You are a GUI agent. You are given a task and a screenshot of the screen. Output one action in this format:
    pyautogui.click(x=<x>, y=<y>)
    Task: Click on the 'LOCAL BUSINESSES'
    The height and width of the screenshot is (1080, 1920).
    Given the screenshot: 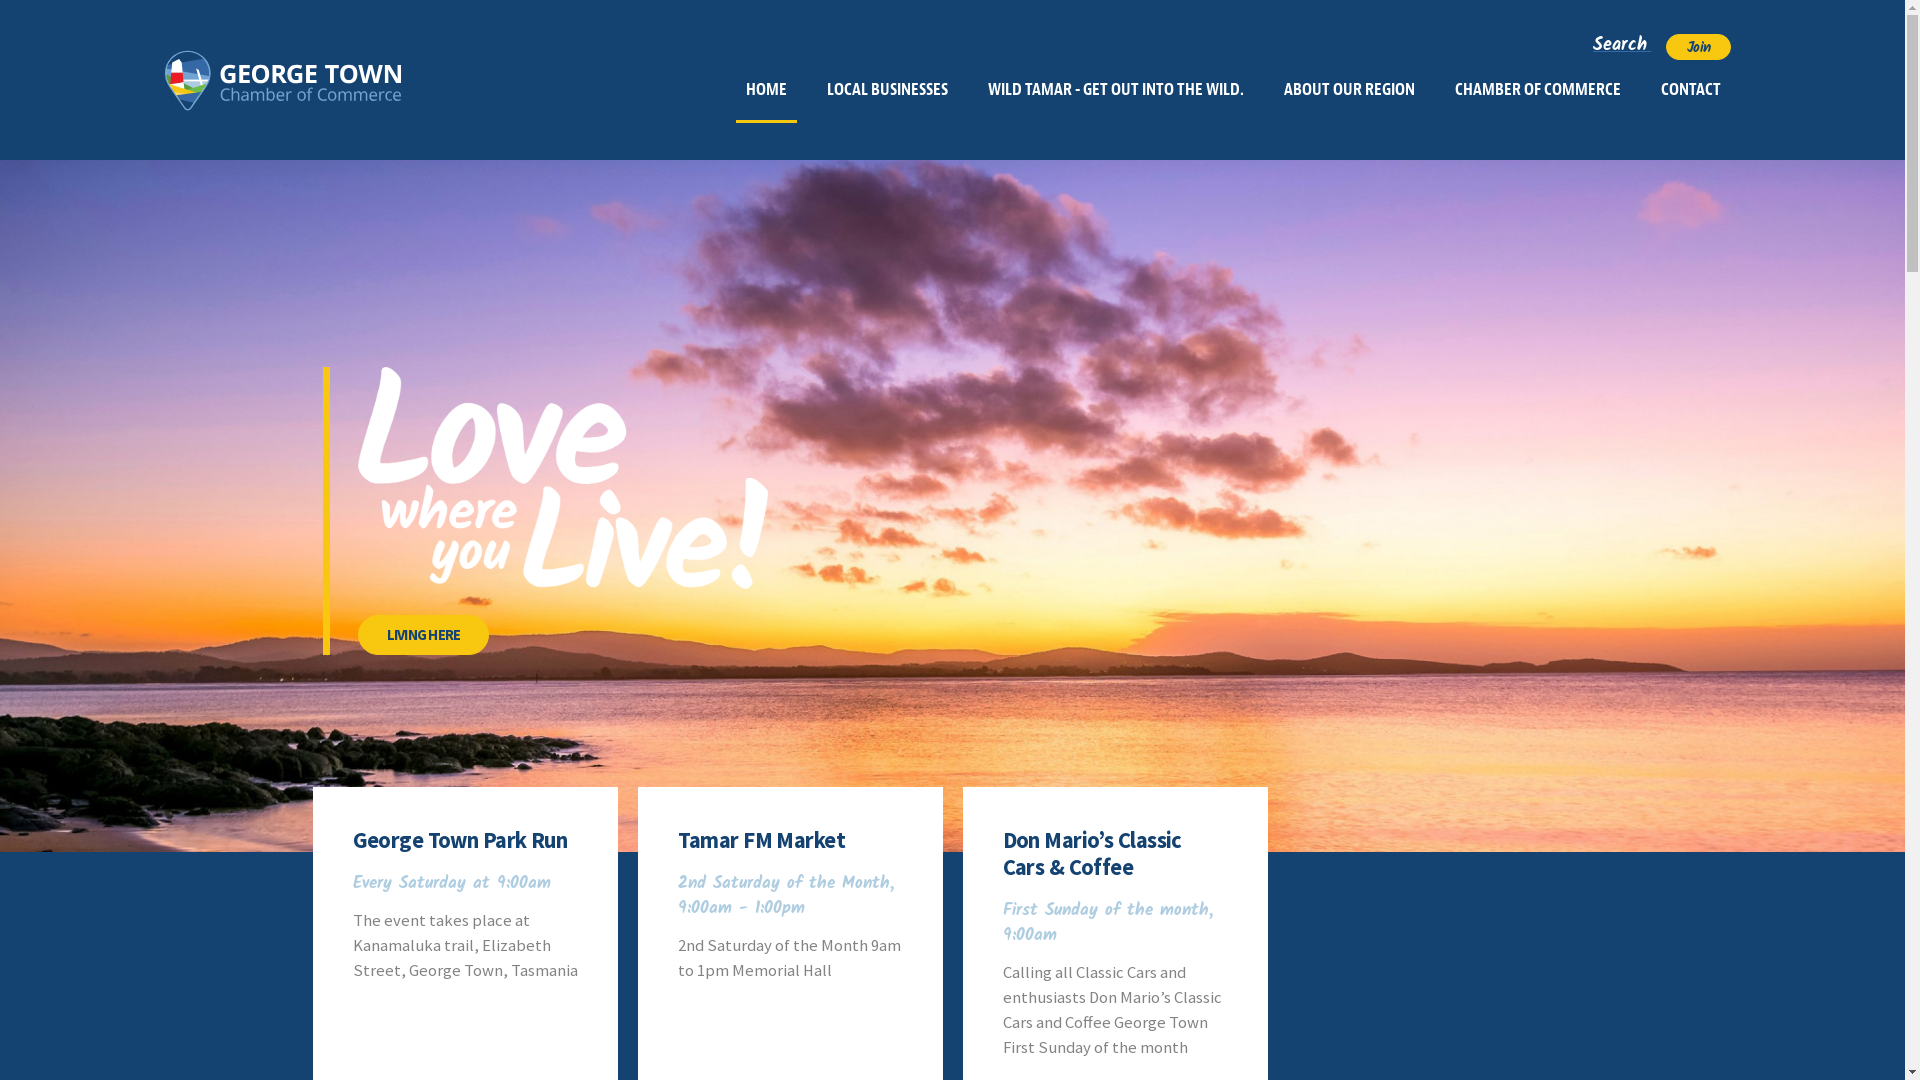 What is the action you would take?
    pyautogui.click(x=886, y=88)
    